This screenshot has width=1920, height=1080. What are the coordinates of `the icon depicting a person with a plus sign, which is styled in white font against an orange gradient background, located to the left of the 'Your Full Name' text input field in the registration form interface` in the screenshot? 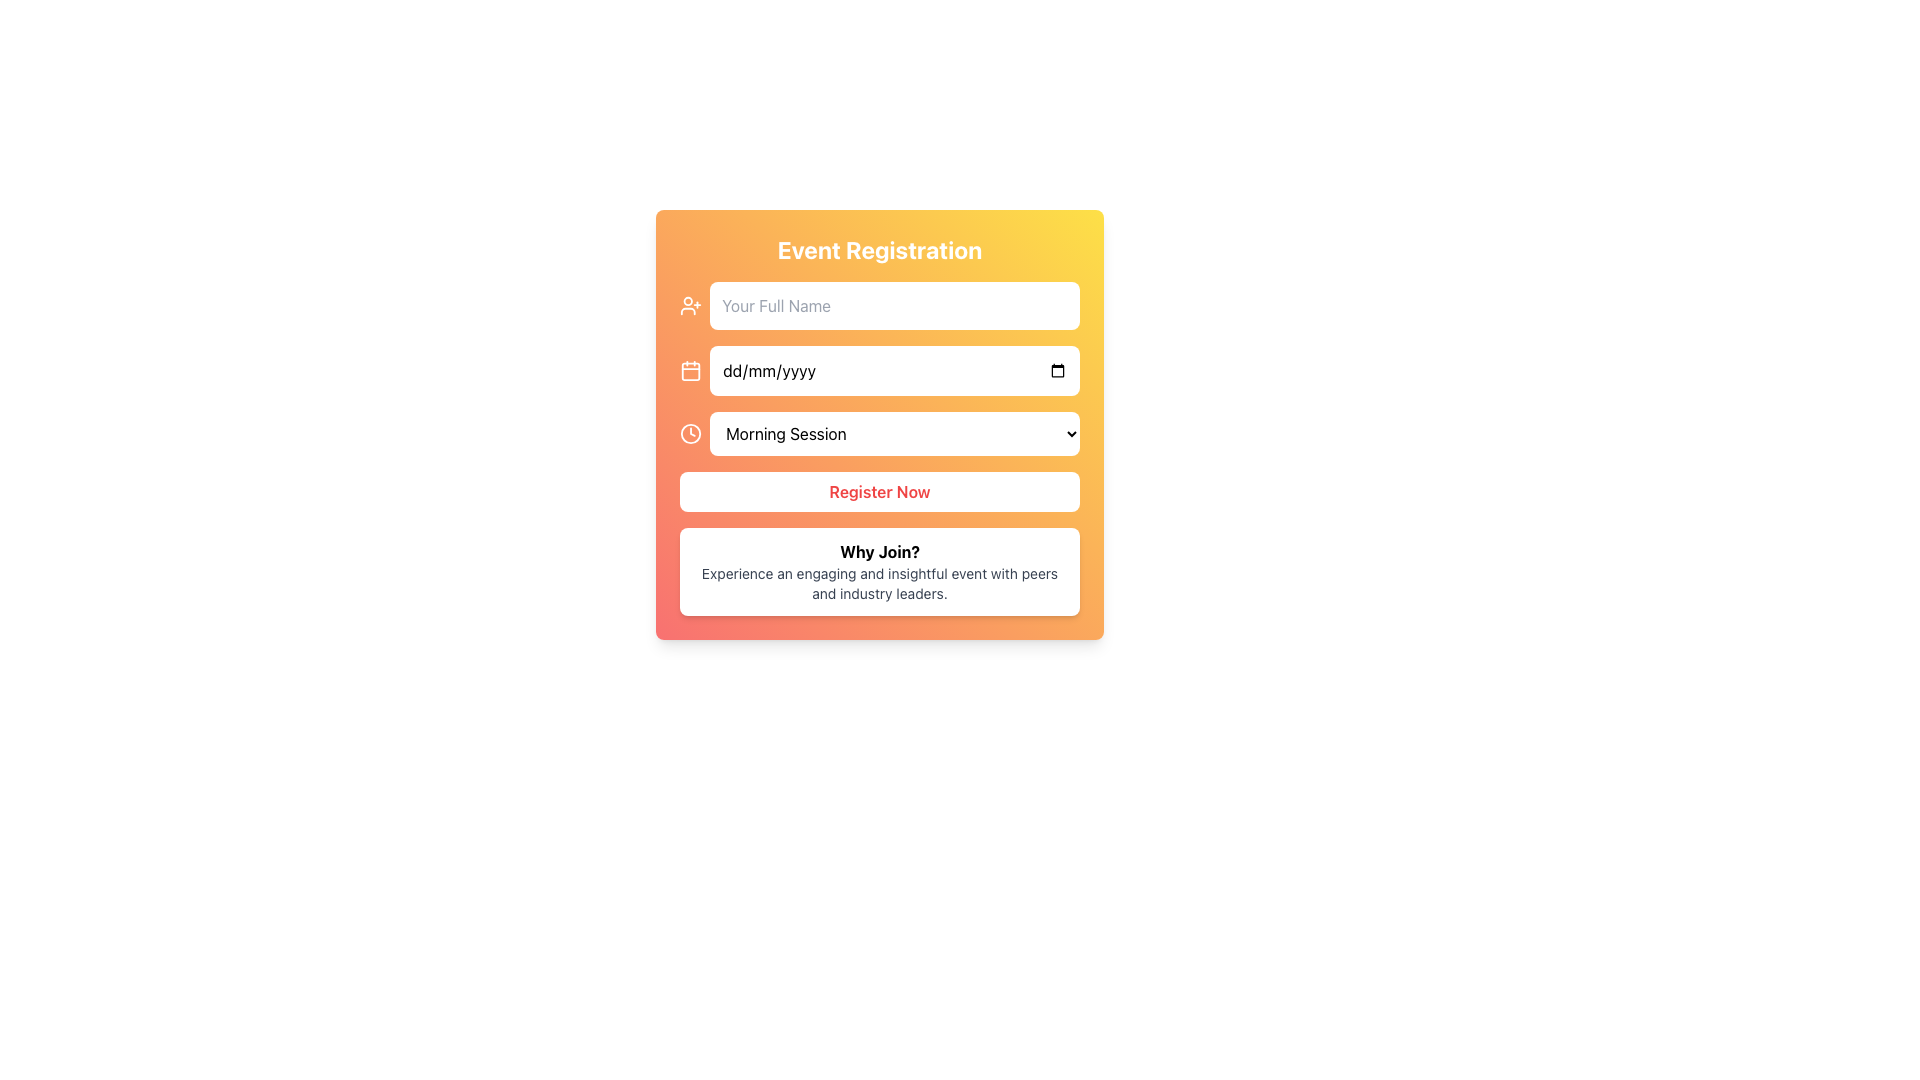 It's located at (691, 305).